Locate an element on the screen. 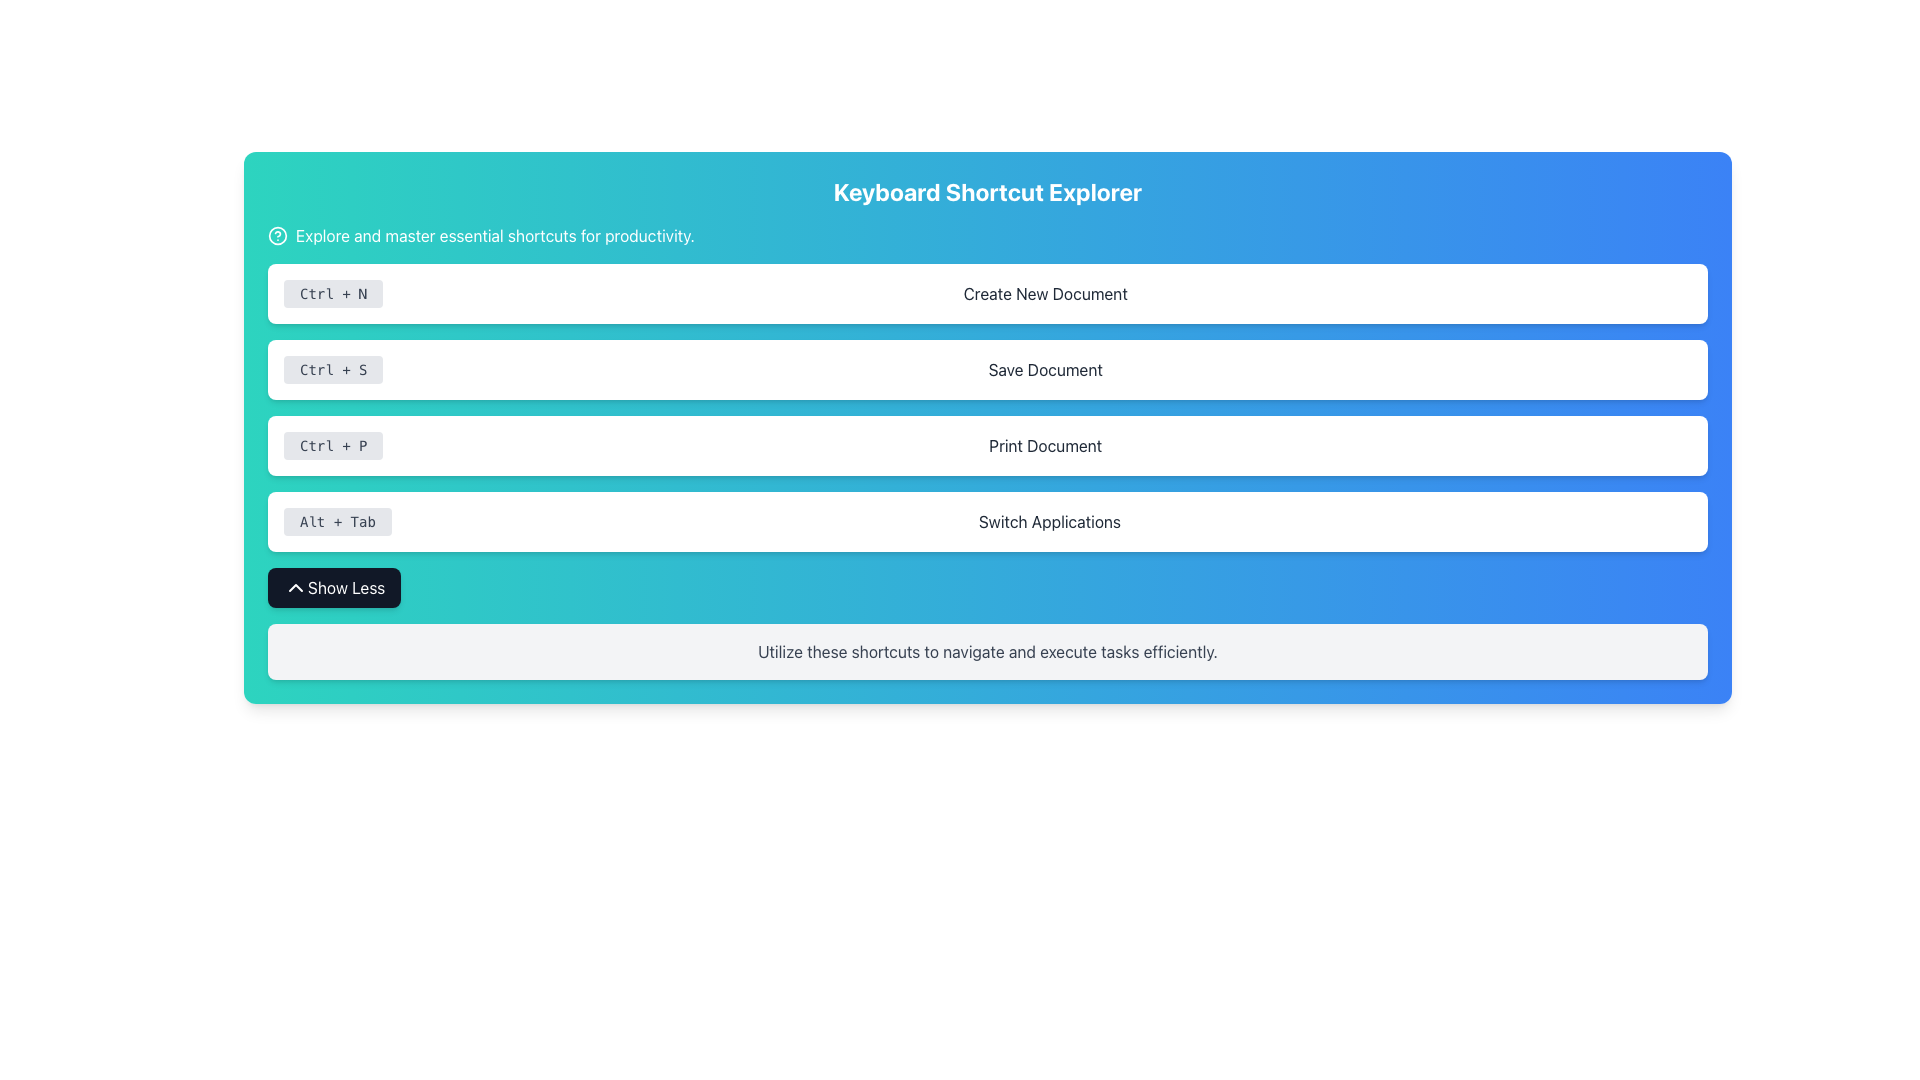 The image size is (1920, 1080). the 'Show Less' button, which is a rectangular button with a dark background and white text, located at the bottom of a turquoise gradient section is located at coordinates (334, 586).